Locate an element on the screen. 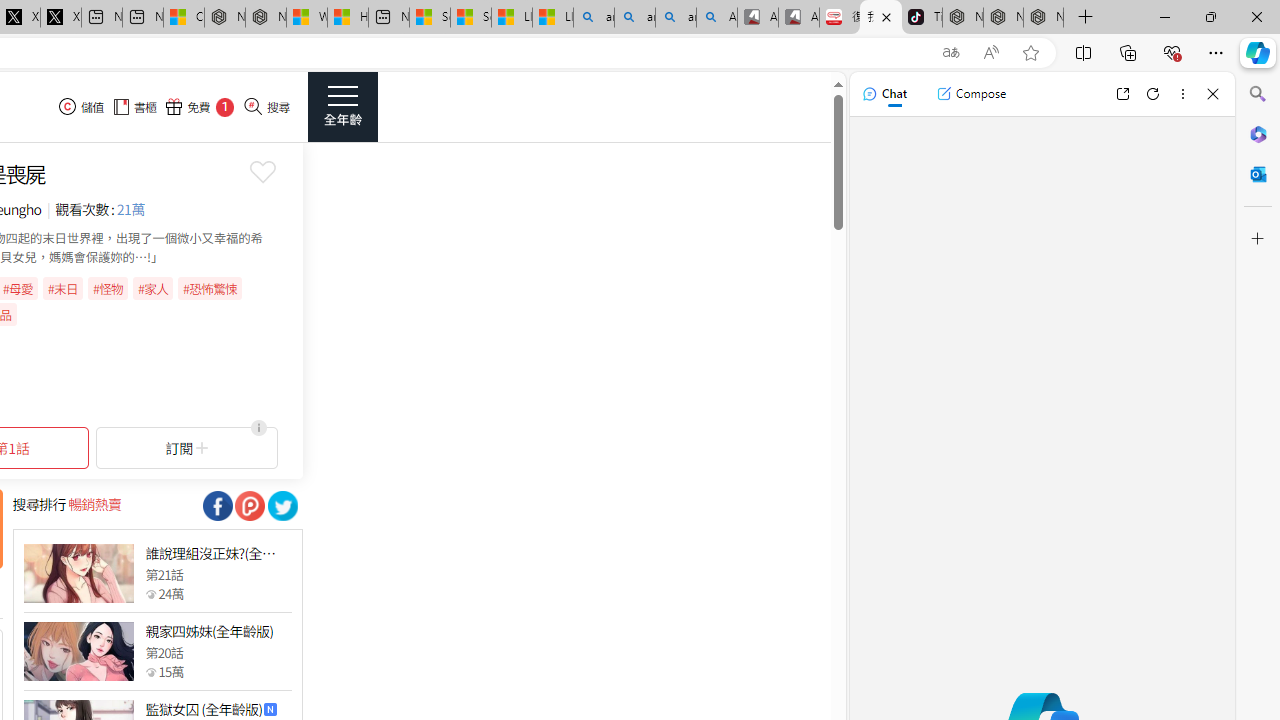  'Nordace - Siena Pro 15 Essential Set' is located at coordinates (1042, 17).